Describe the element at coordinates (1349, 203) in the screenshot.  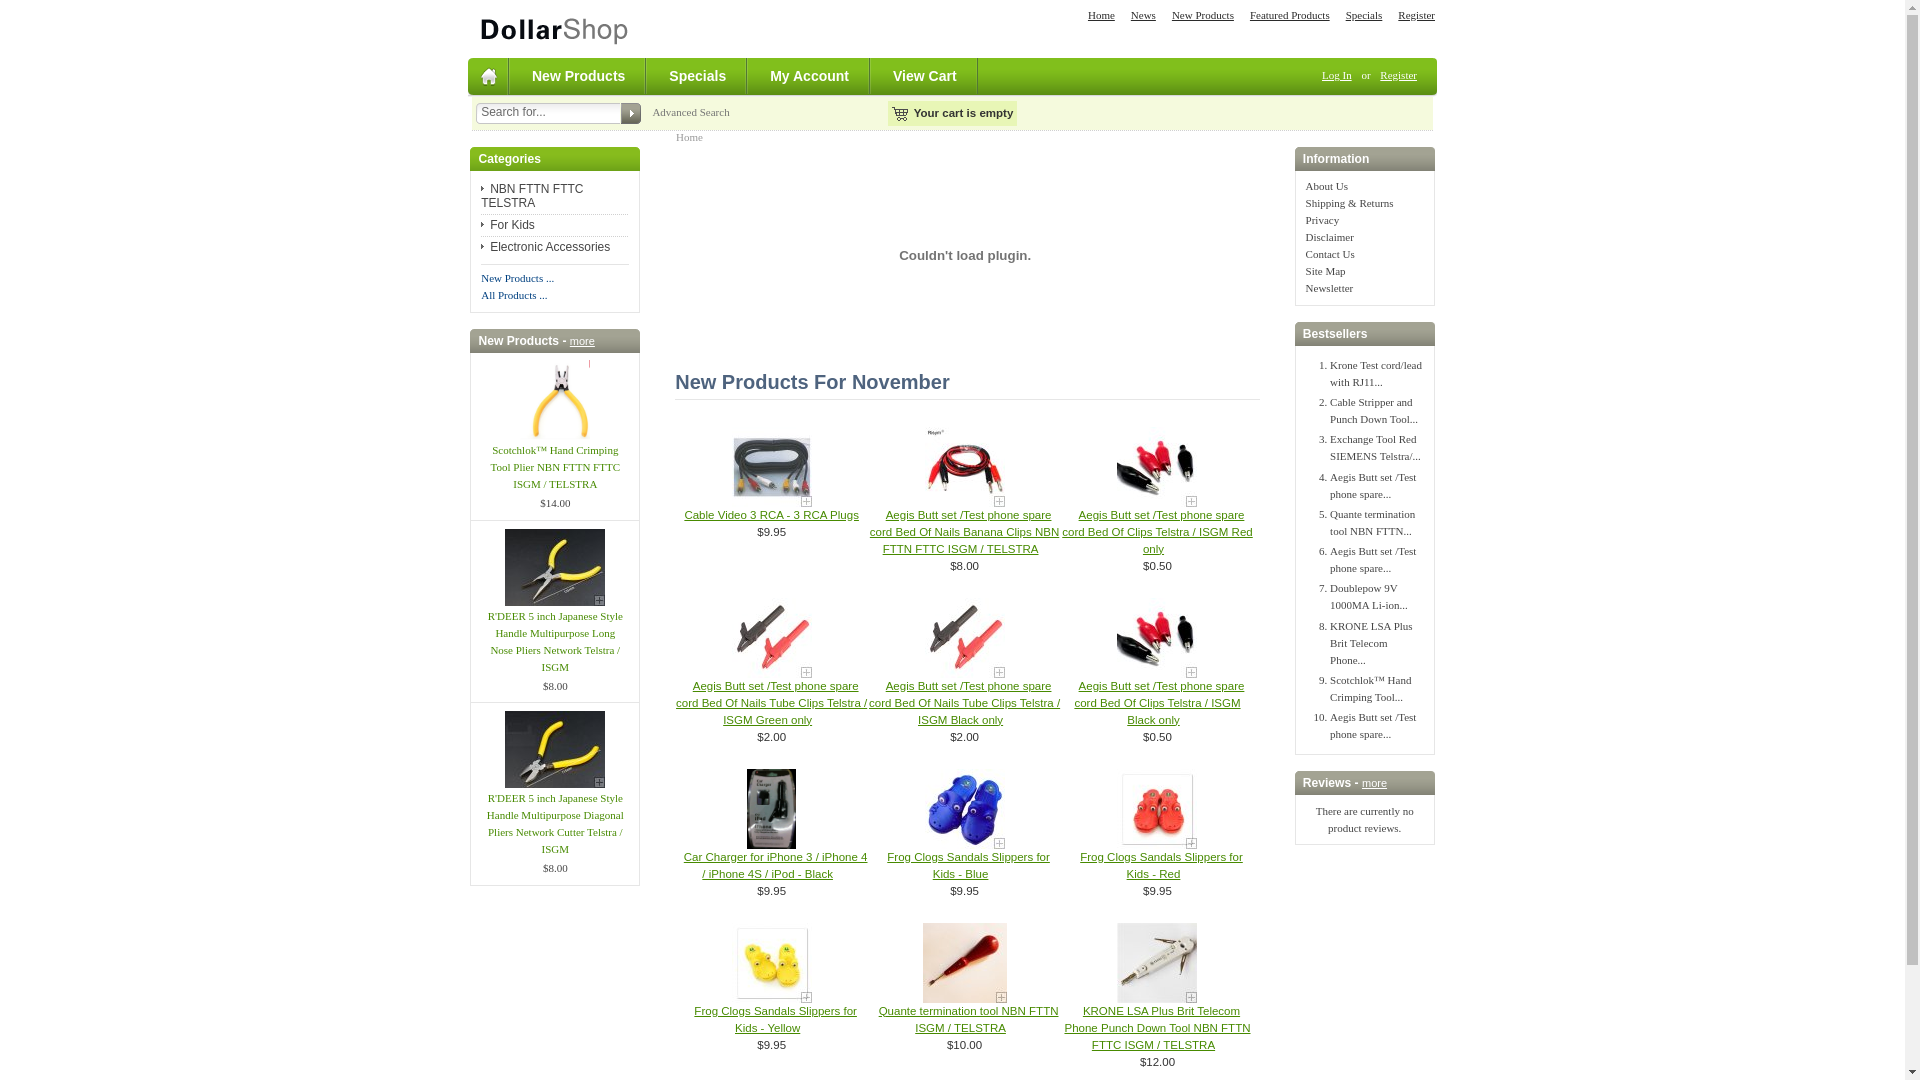
I see `'Shipping & Returns'` at that location.